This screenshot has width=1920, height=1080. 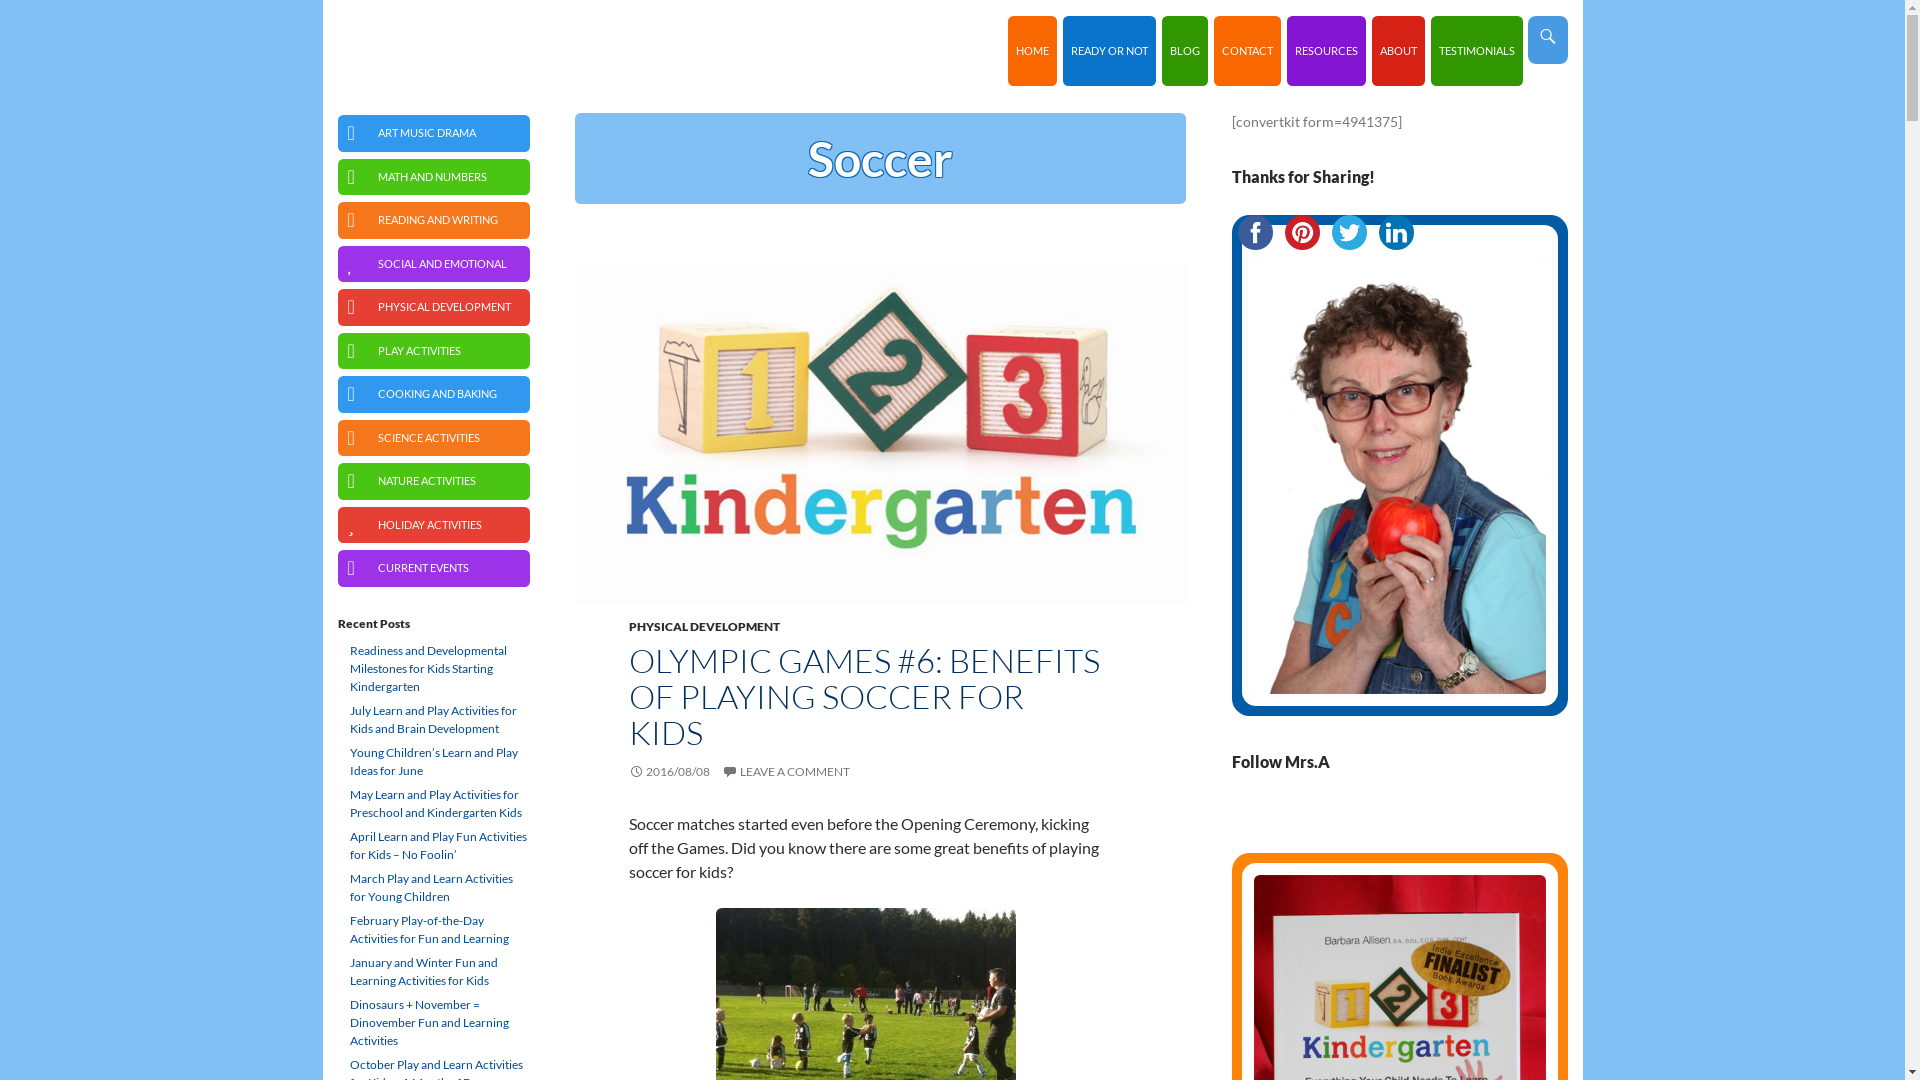 What do you see at coordinates (432, 394) in the screenshot?
I see `'COOKING AND BAKING'` at bounding box center [432, 394].